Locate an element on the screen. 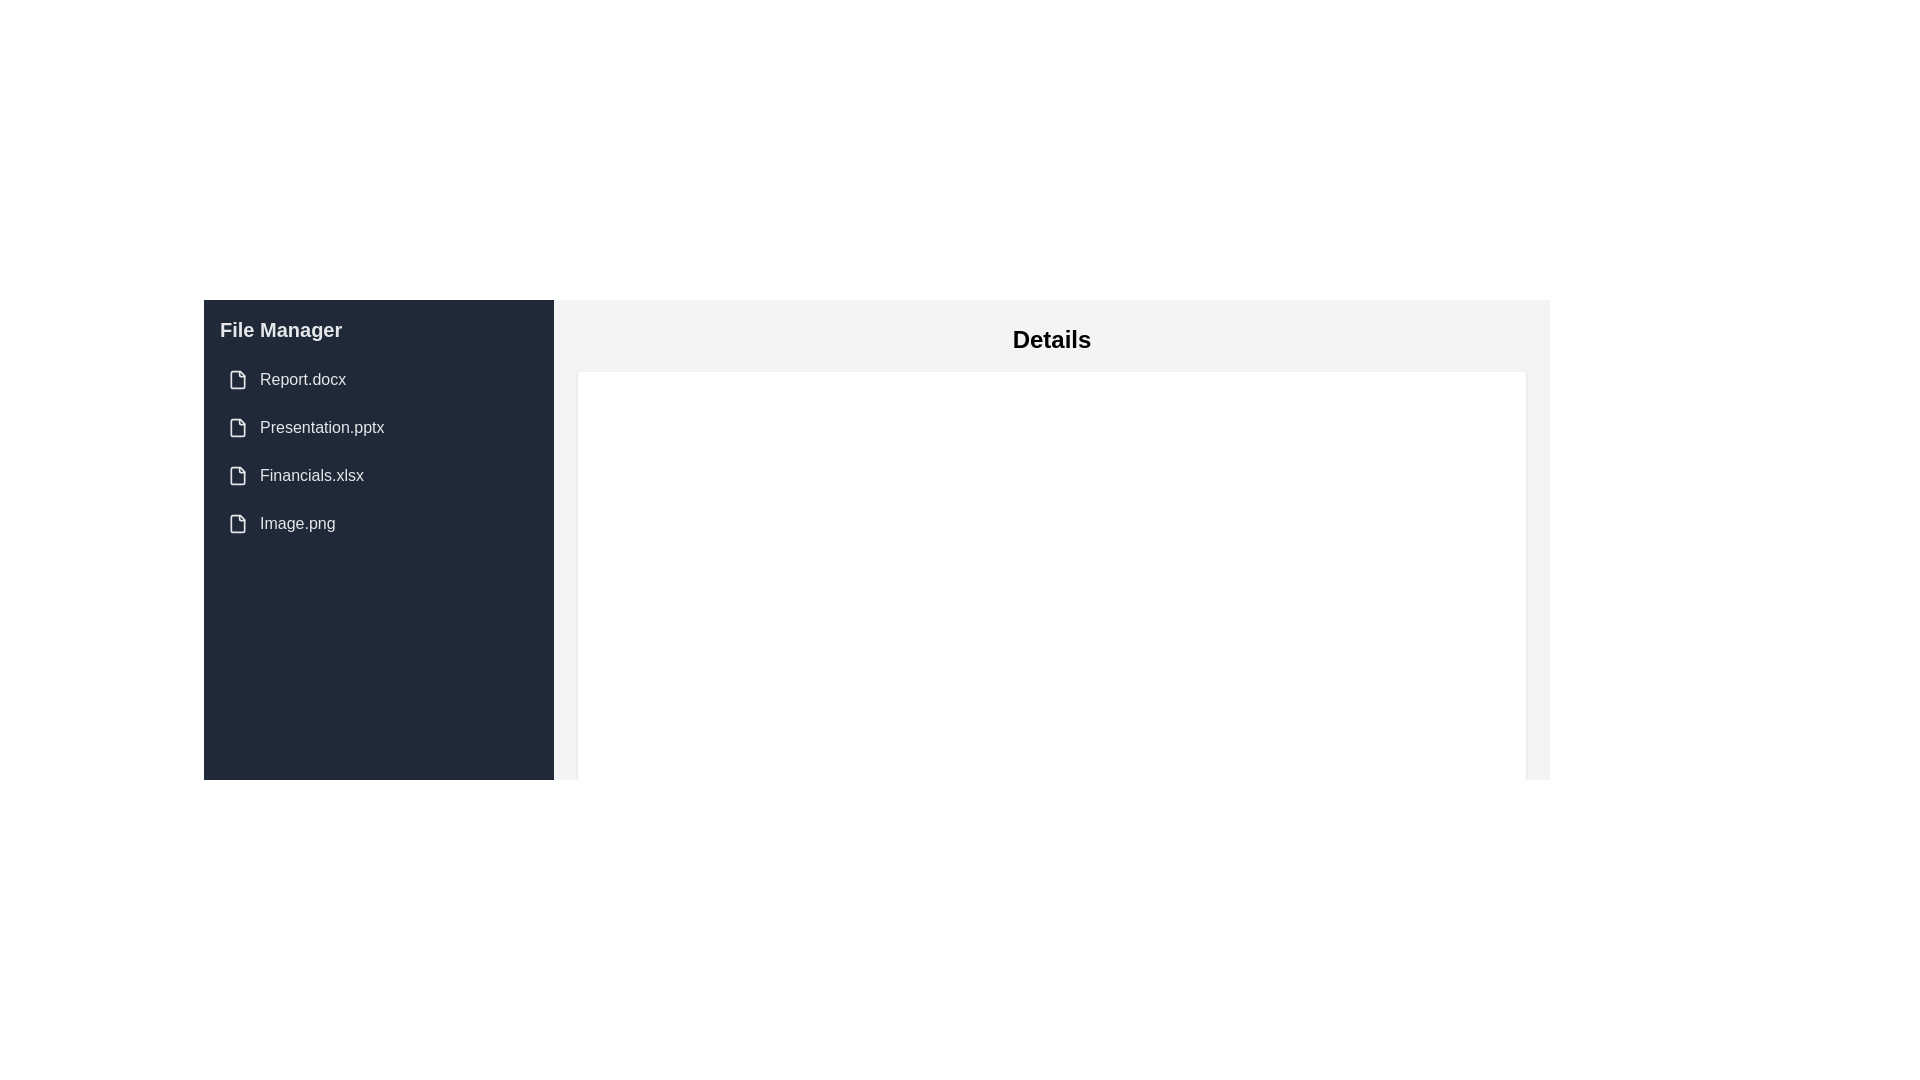 This screenshot has height=1080, width=1920. the list item displaying the text 'Presentation.pptx' in the left sidebar is located at coordinates (379, 427).